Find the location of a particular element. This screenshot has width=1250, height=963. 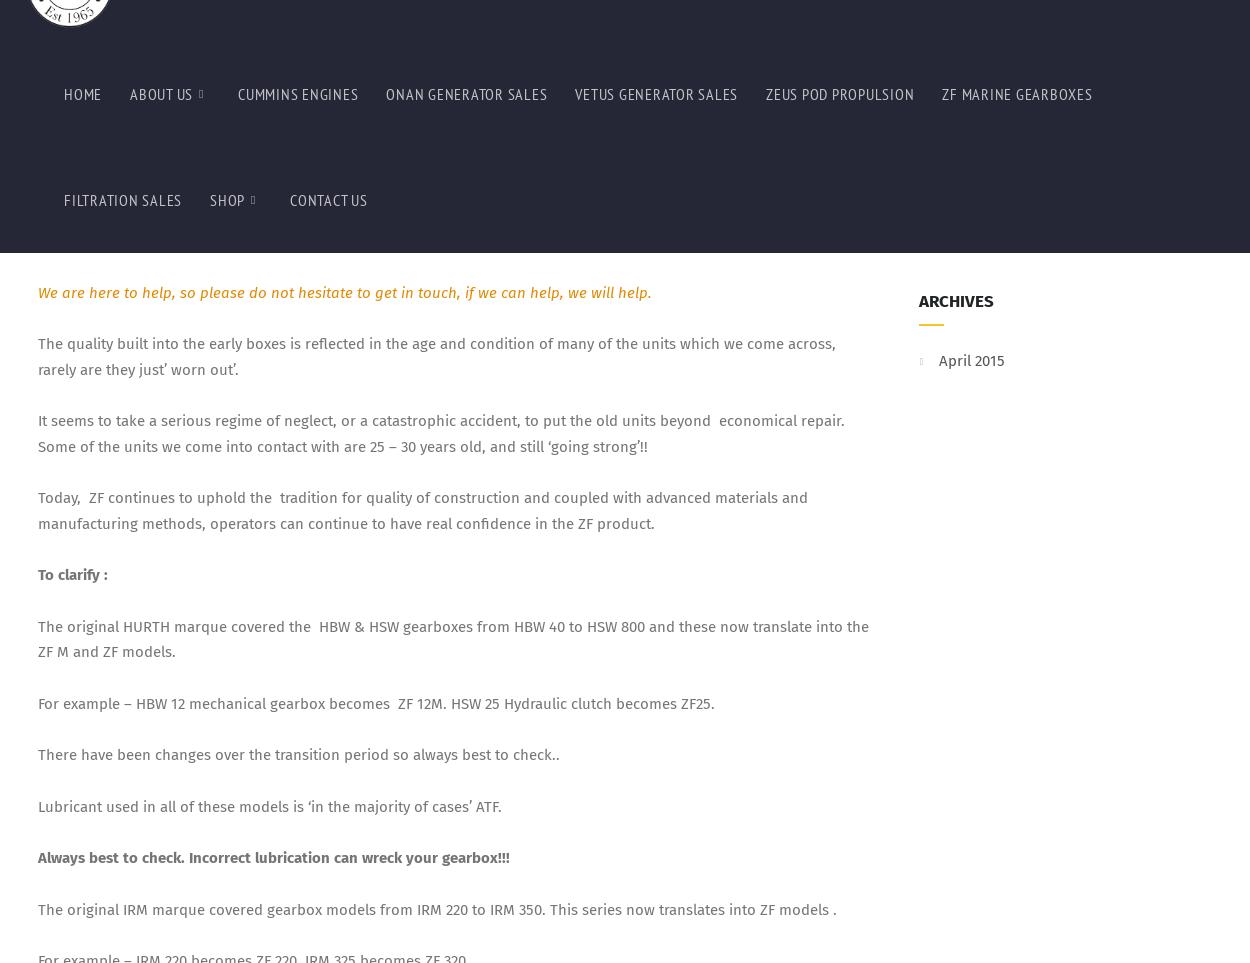

'BW 195 becomes ZF1950.' is located at coordinates (119, 611).